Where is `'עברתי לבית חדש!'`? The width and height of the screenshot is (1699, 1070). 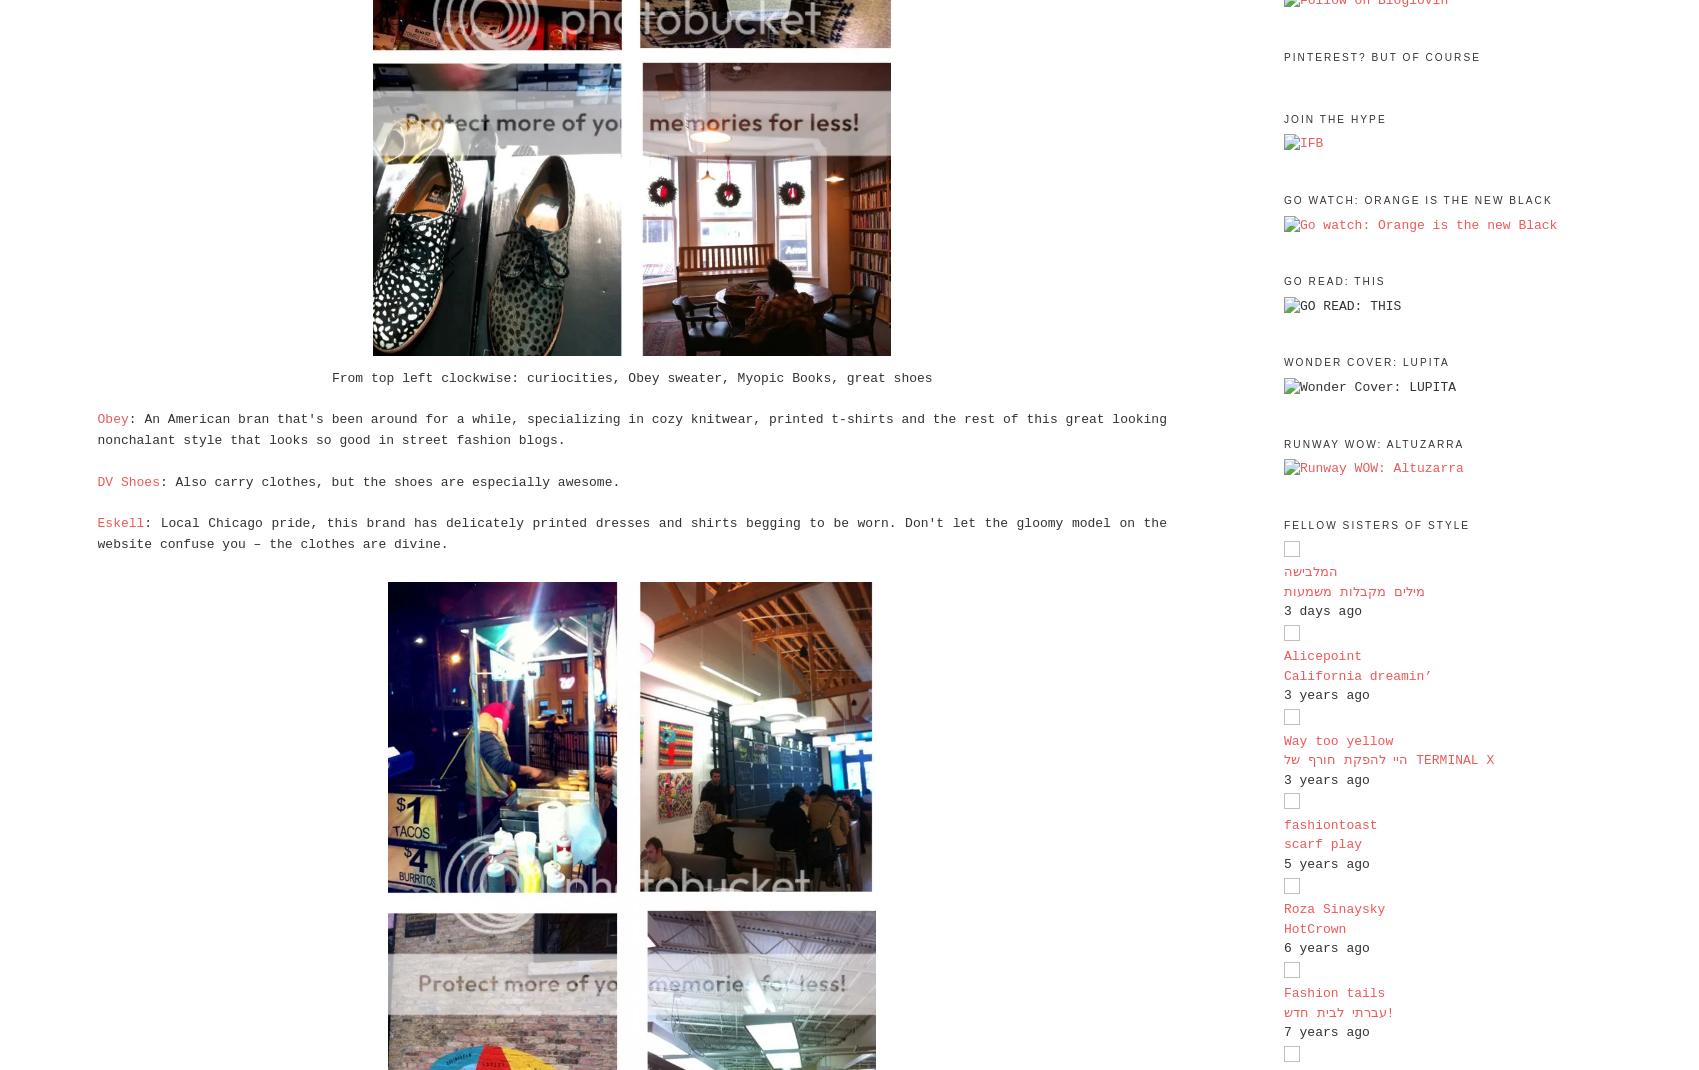
'עברתי לבית חדש!' is located at coordinates (1338, 1012).